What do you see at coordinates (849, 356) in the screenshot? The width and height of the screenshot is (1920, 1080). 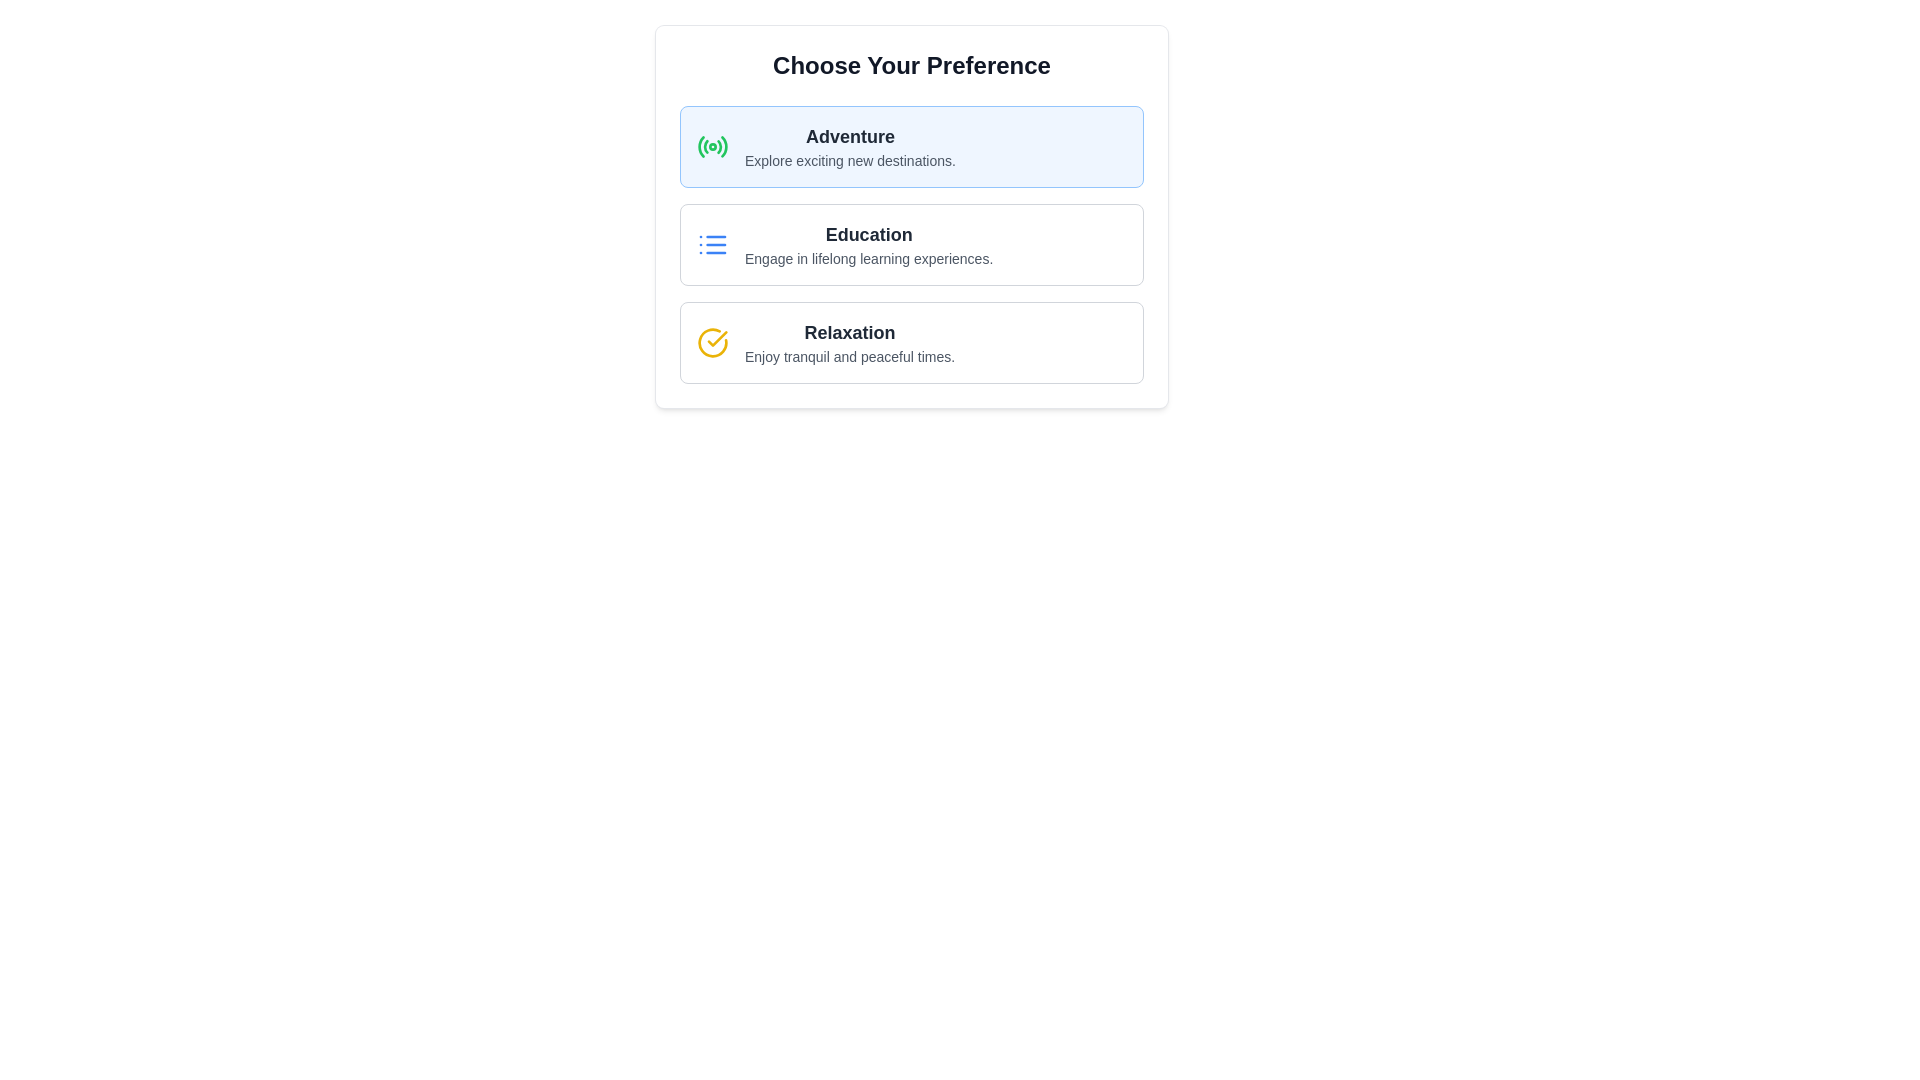 I see `the static text element that provides additional context about the 'Relaxation' option, located below the heading 'Relaxation'` at bounding box center [849, 356].